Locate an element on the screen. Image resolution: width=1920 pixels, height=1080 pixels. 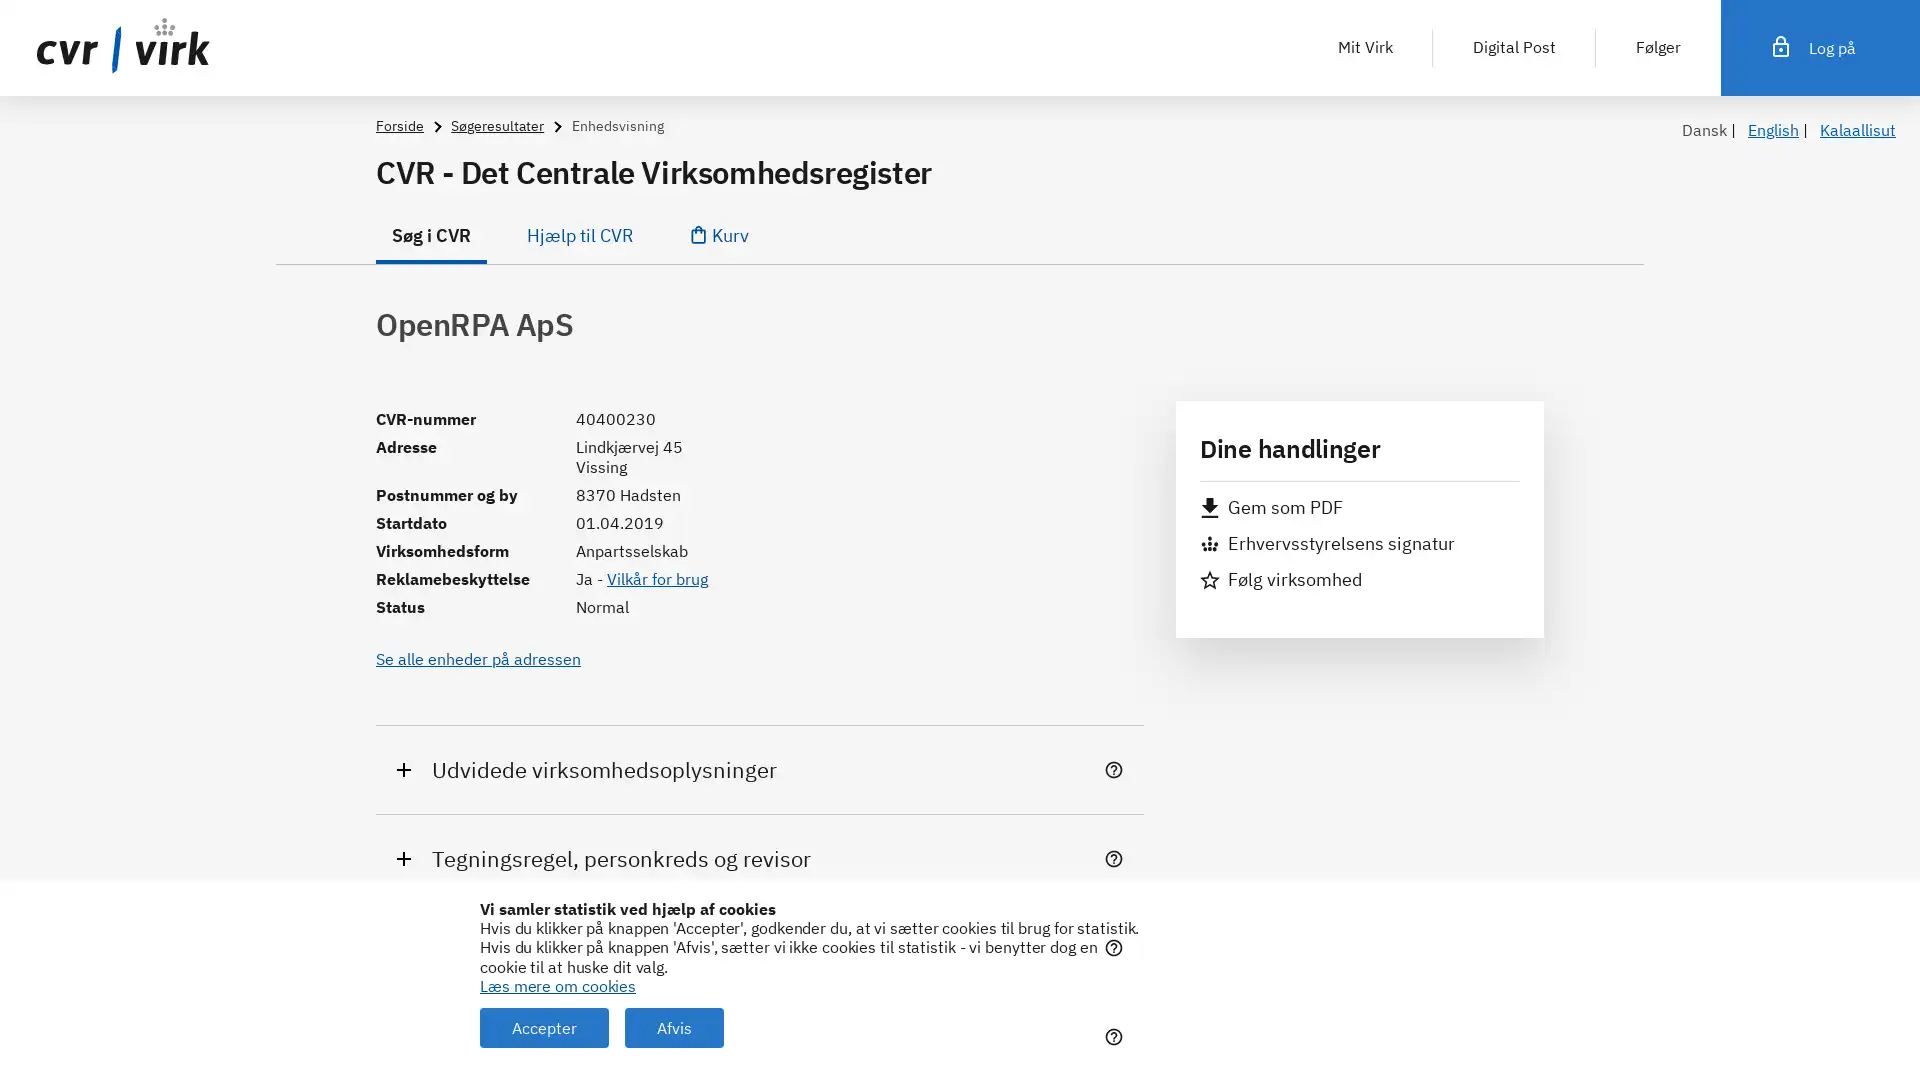
Kalaallisut is located at coordinates (1856, 130).